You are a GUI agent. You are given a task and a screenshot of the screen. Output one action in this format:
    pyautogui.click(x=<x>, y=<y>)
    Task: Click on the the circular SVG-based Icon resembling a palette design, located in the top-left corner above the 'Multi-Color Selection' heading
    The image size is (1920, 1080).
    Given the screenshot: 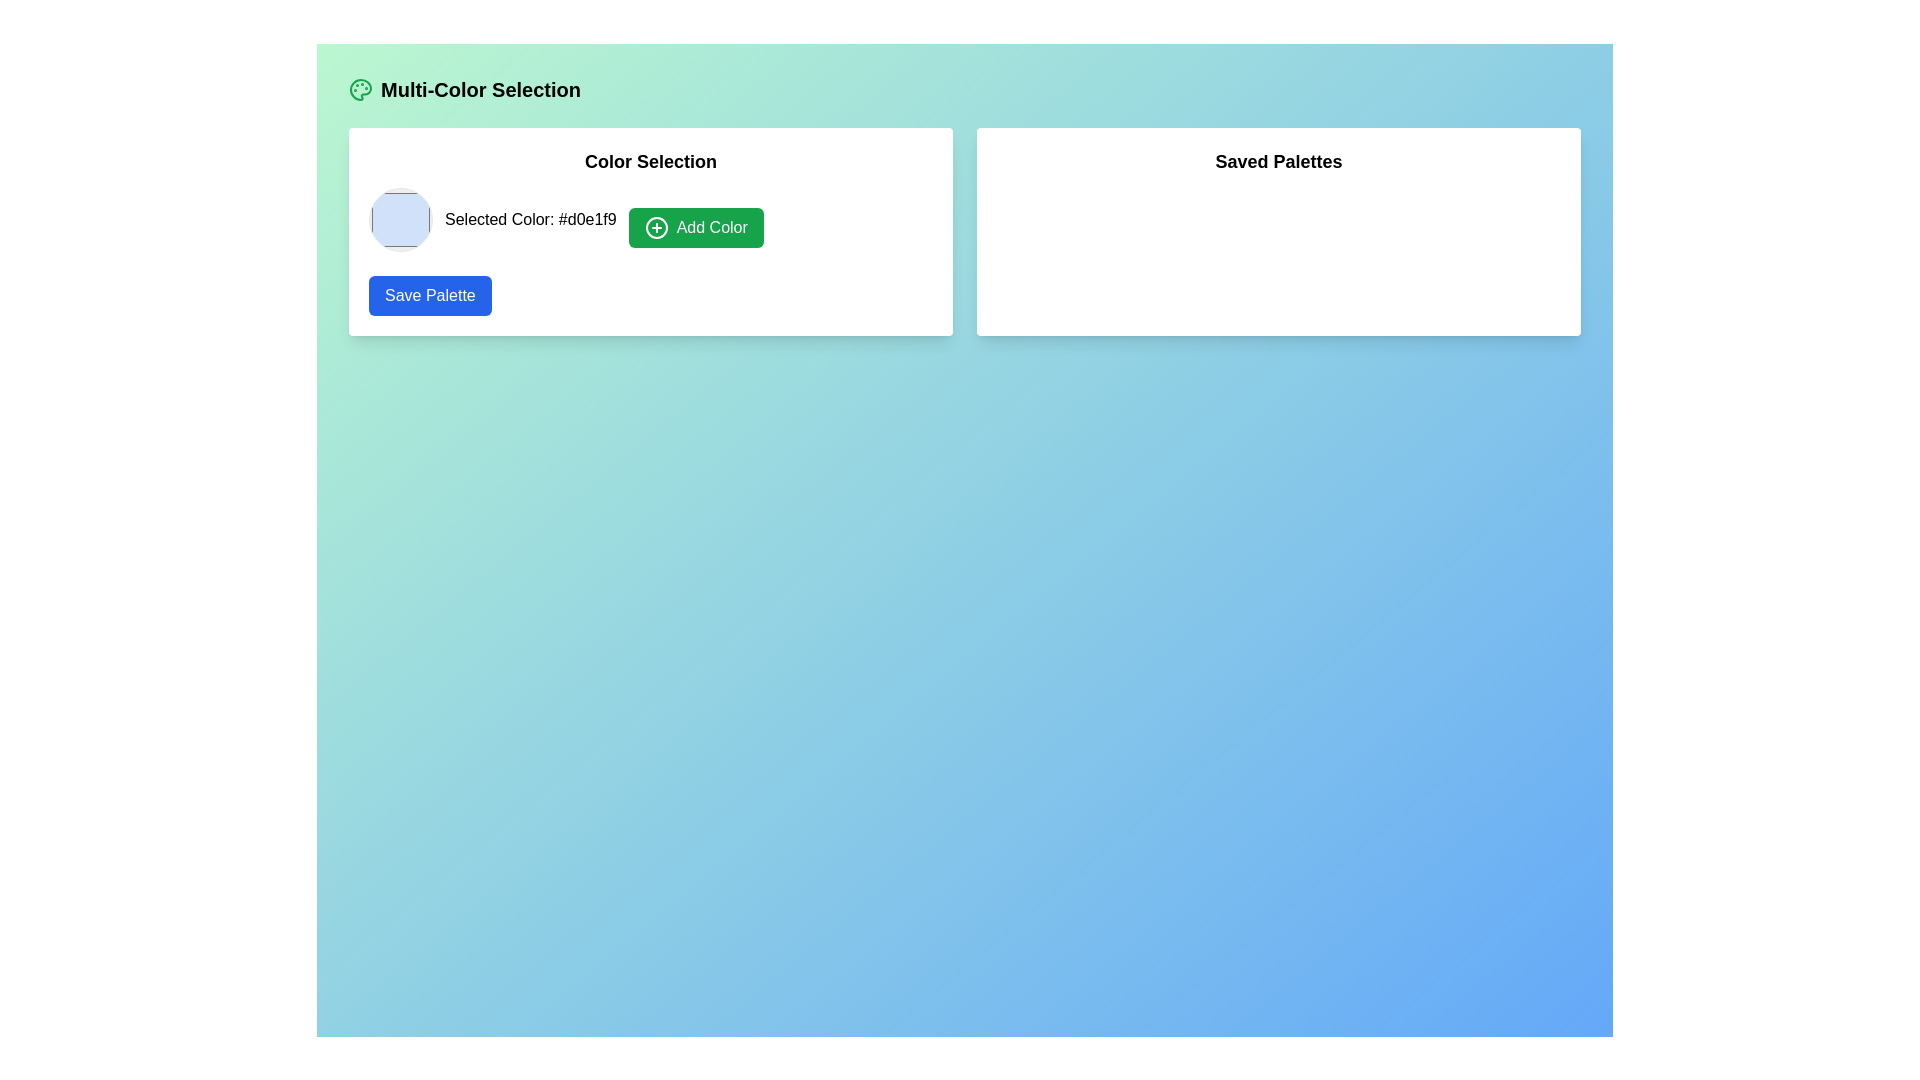 What is the action you would take?
    pyautogui.click(x=360, y=88)
    